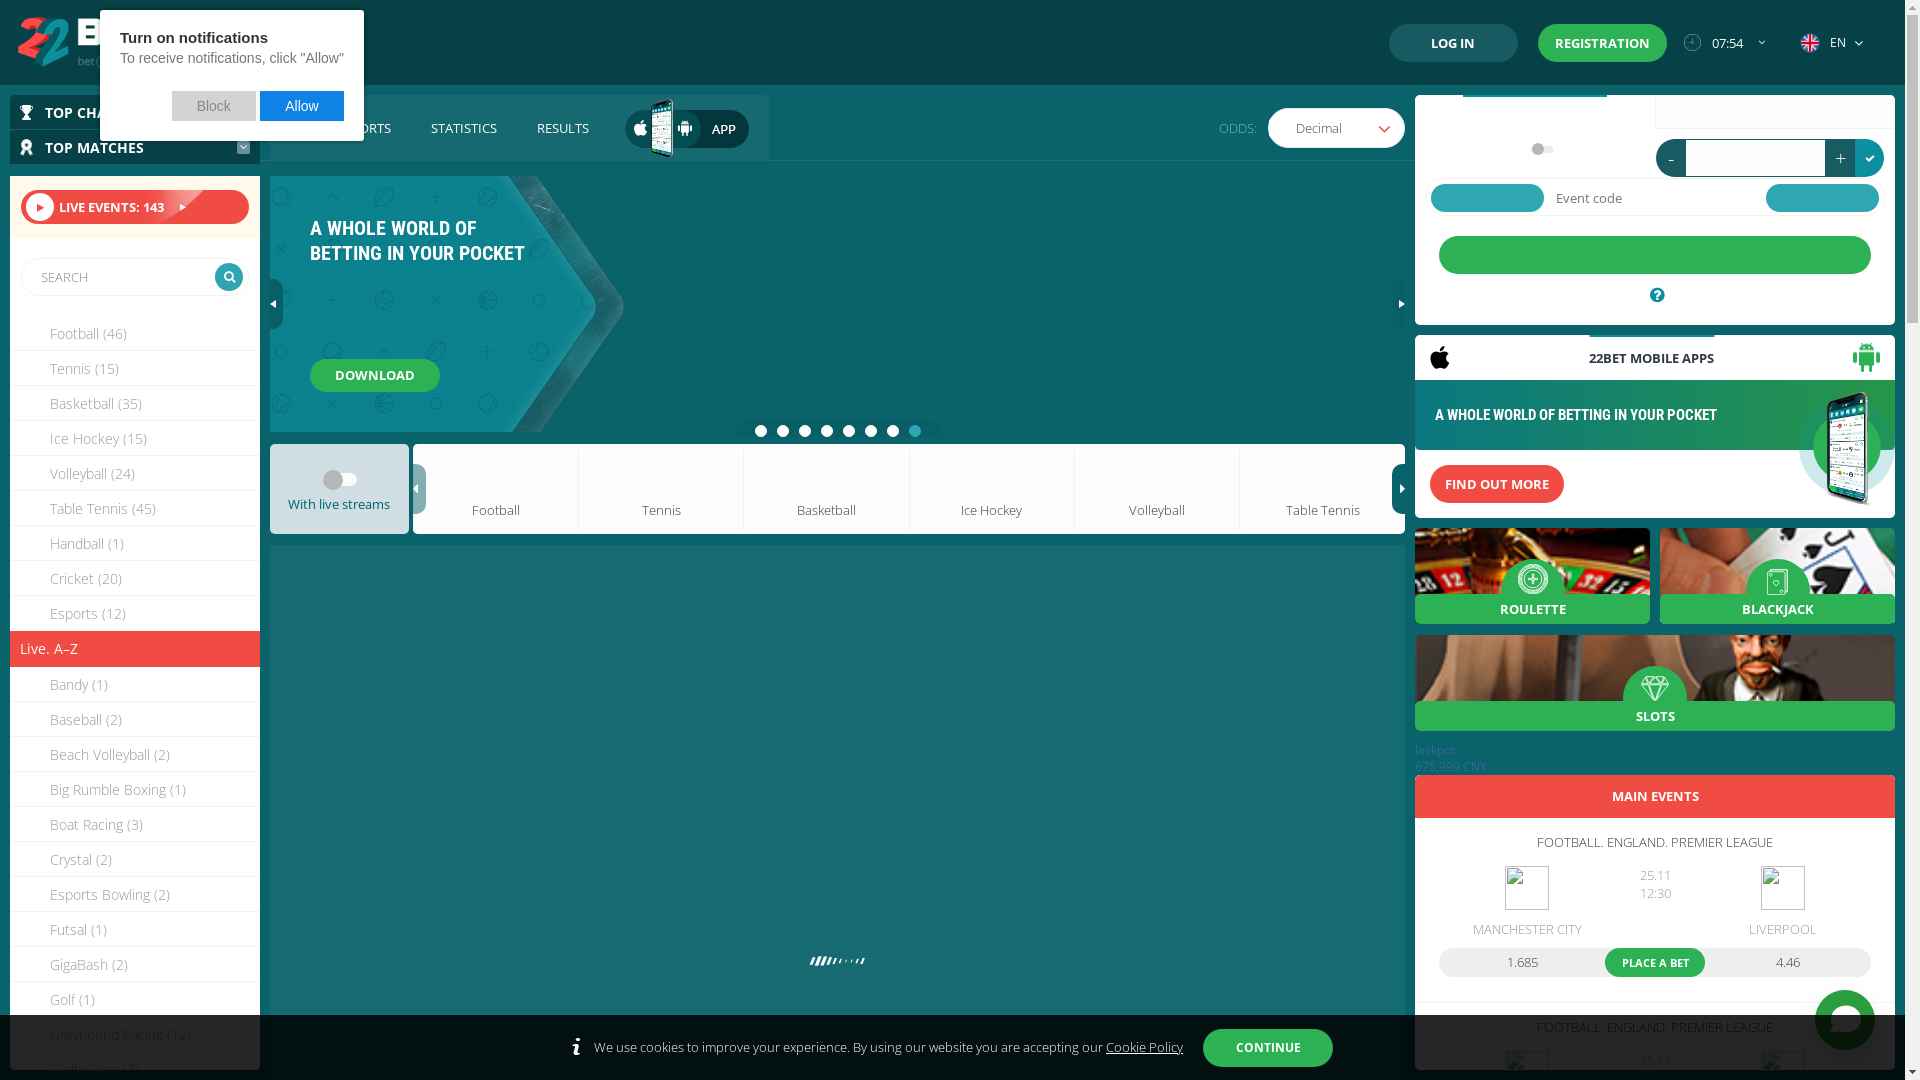  Describe the element at coordinates (9, 332) in the screenshot. I see `'Football` at that location.